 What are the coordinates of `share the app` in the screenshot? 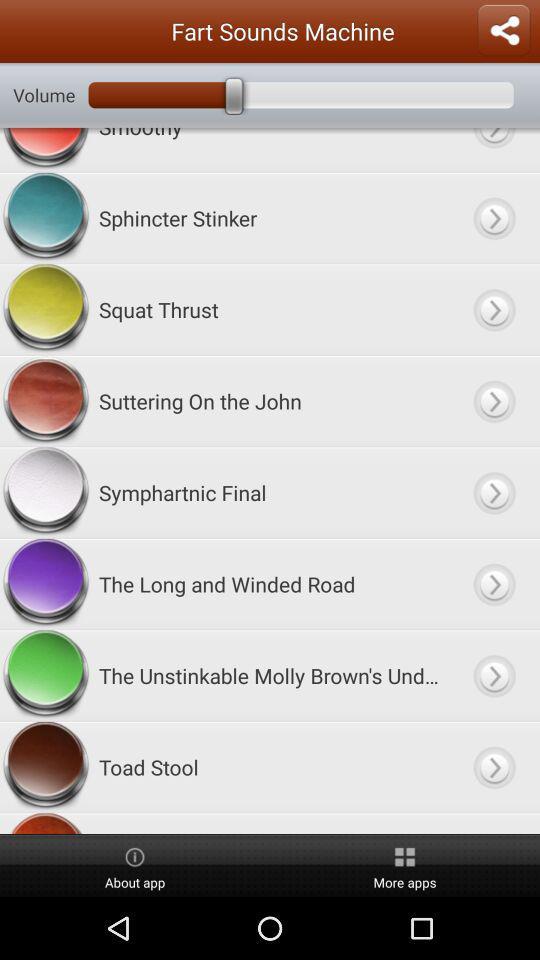 It's located at (502, 30).